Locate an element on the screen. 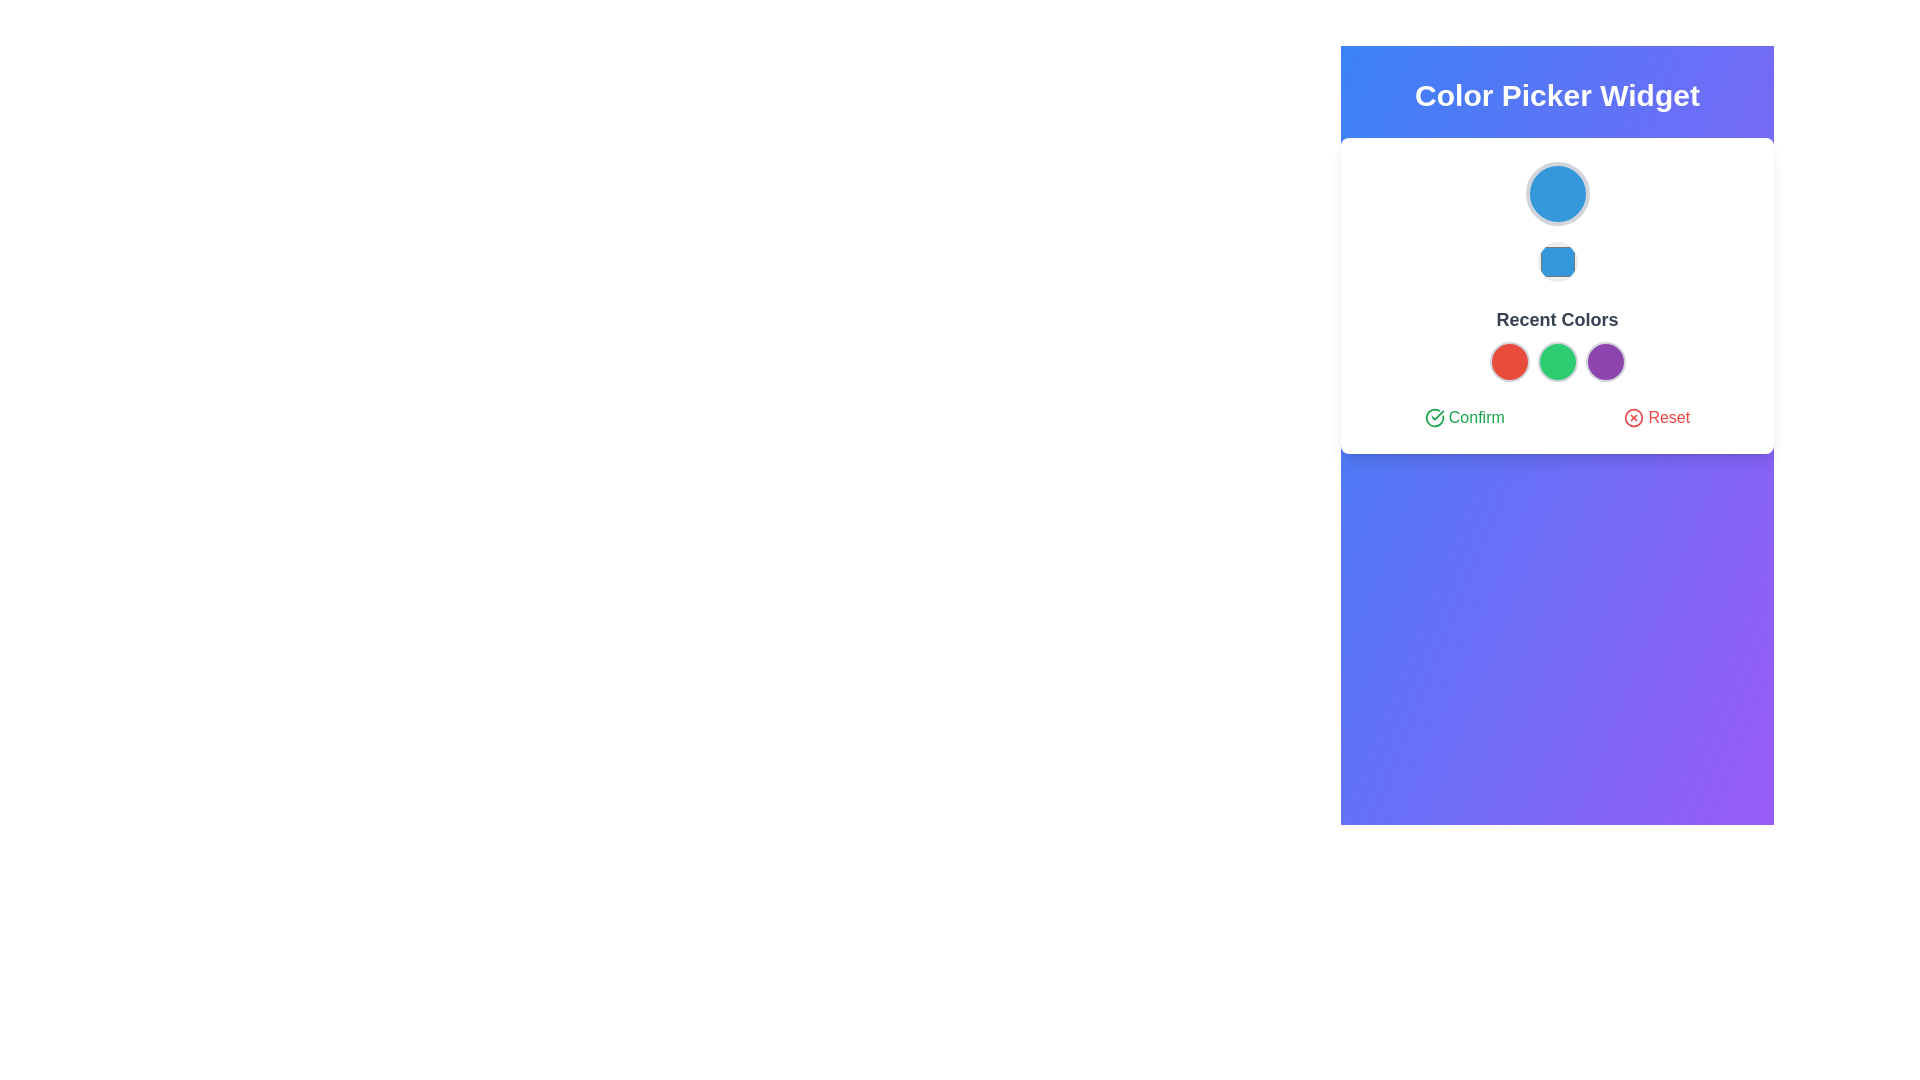 The height and width of the screenshot is (1080, 1920). the text label that serves as a confirmation indicator, located to the right of a check-circle icon in the lower-left quadrant of the white panel is located at coordinates (1476, 416).